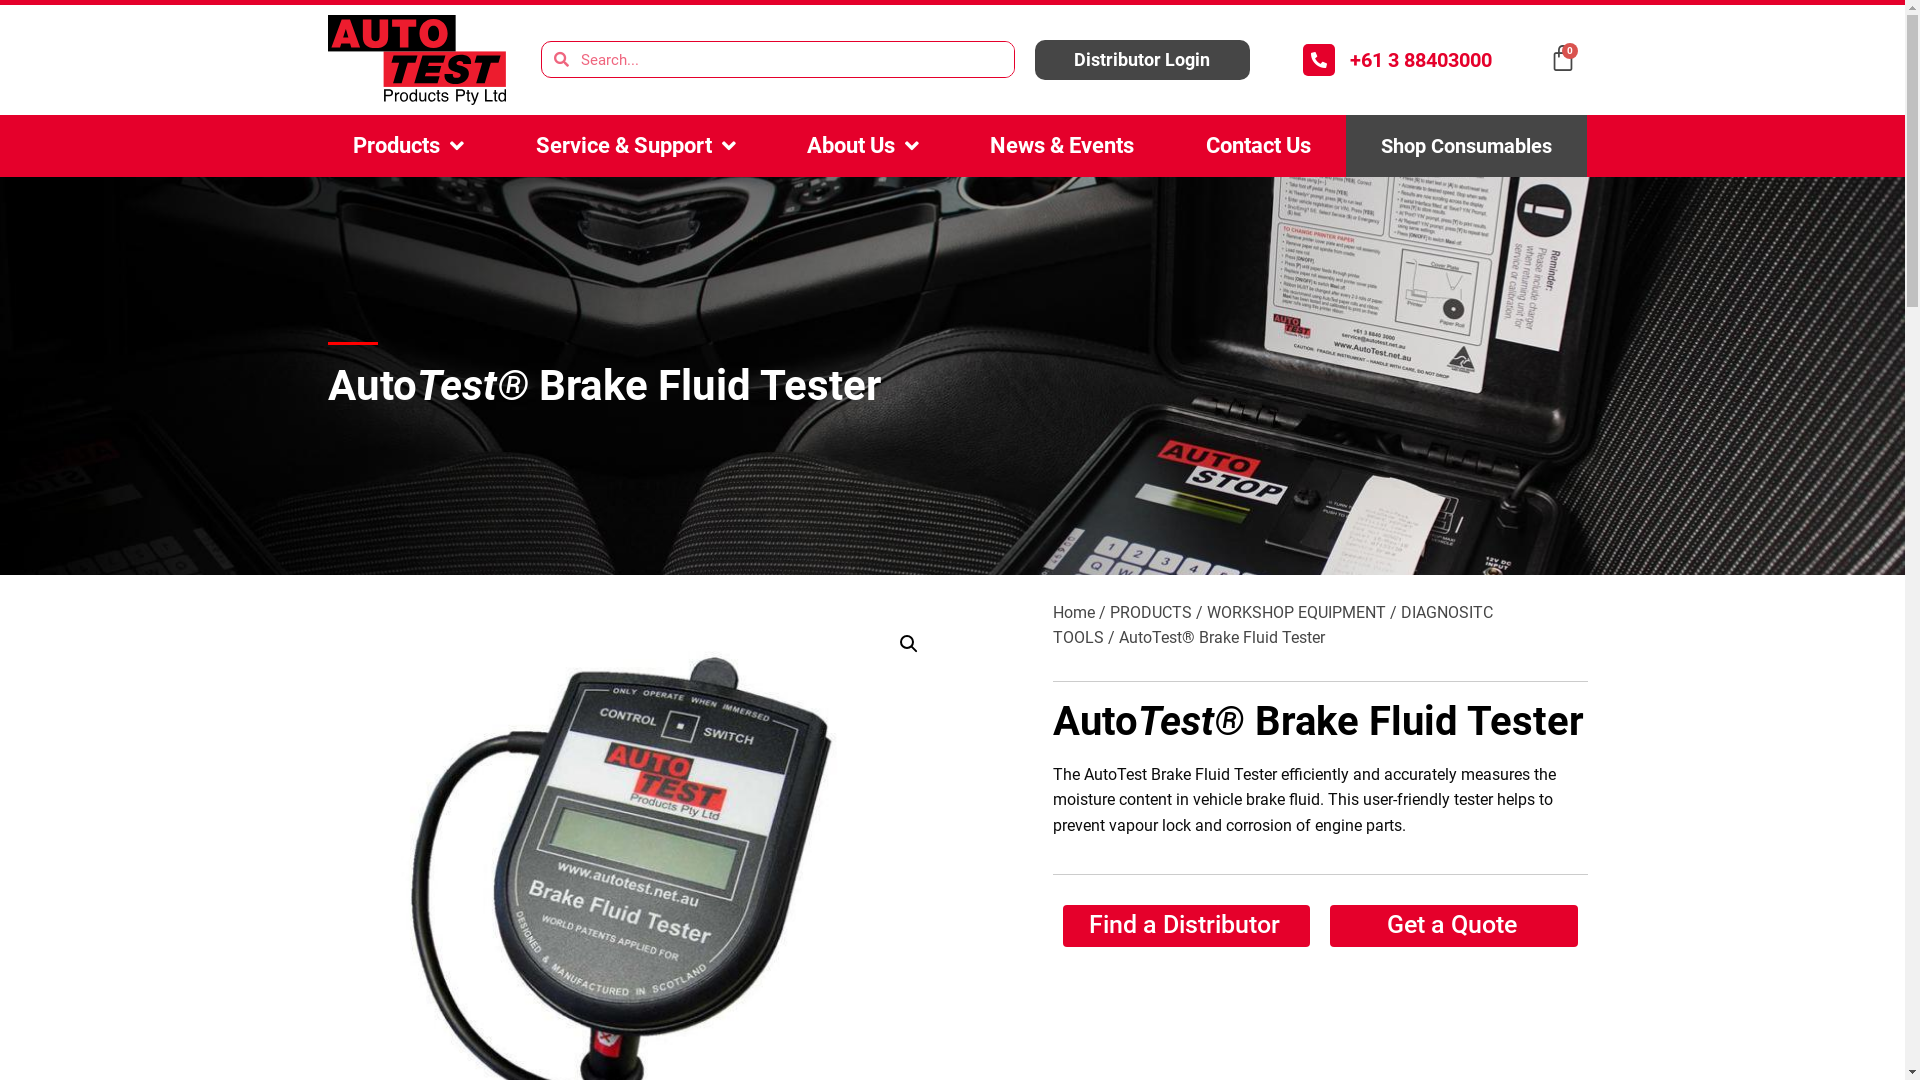  What do you see at coordinates (1548, 57) in the screenshot?
I see `'0'` at bounding box center [1548, 57].